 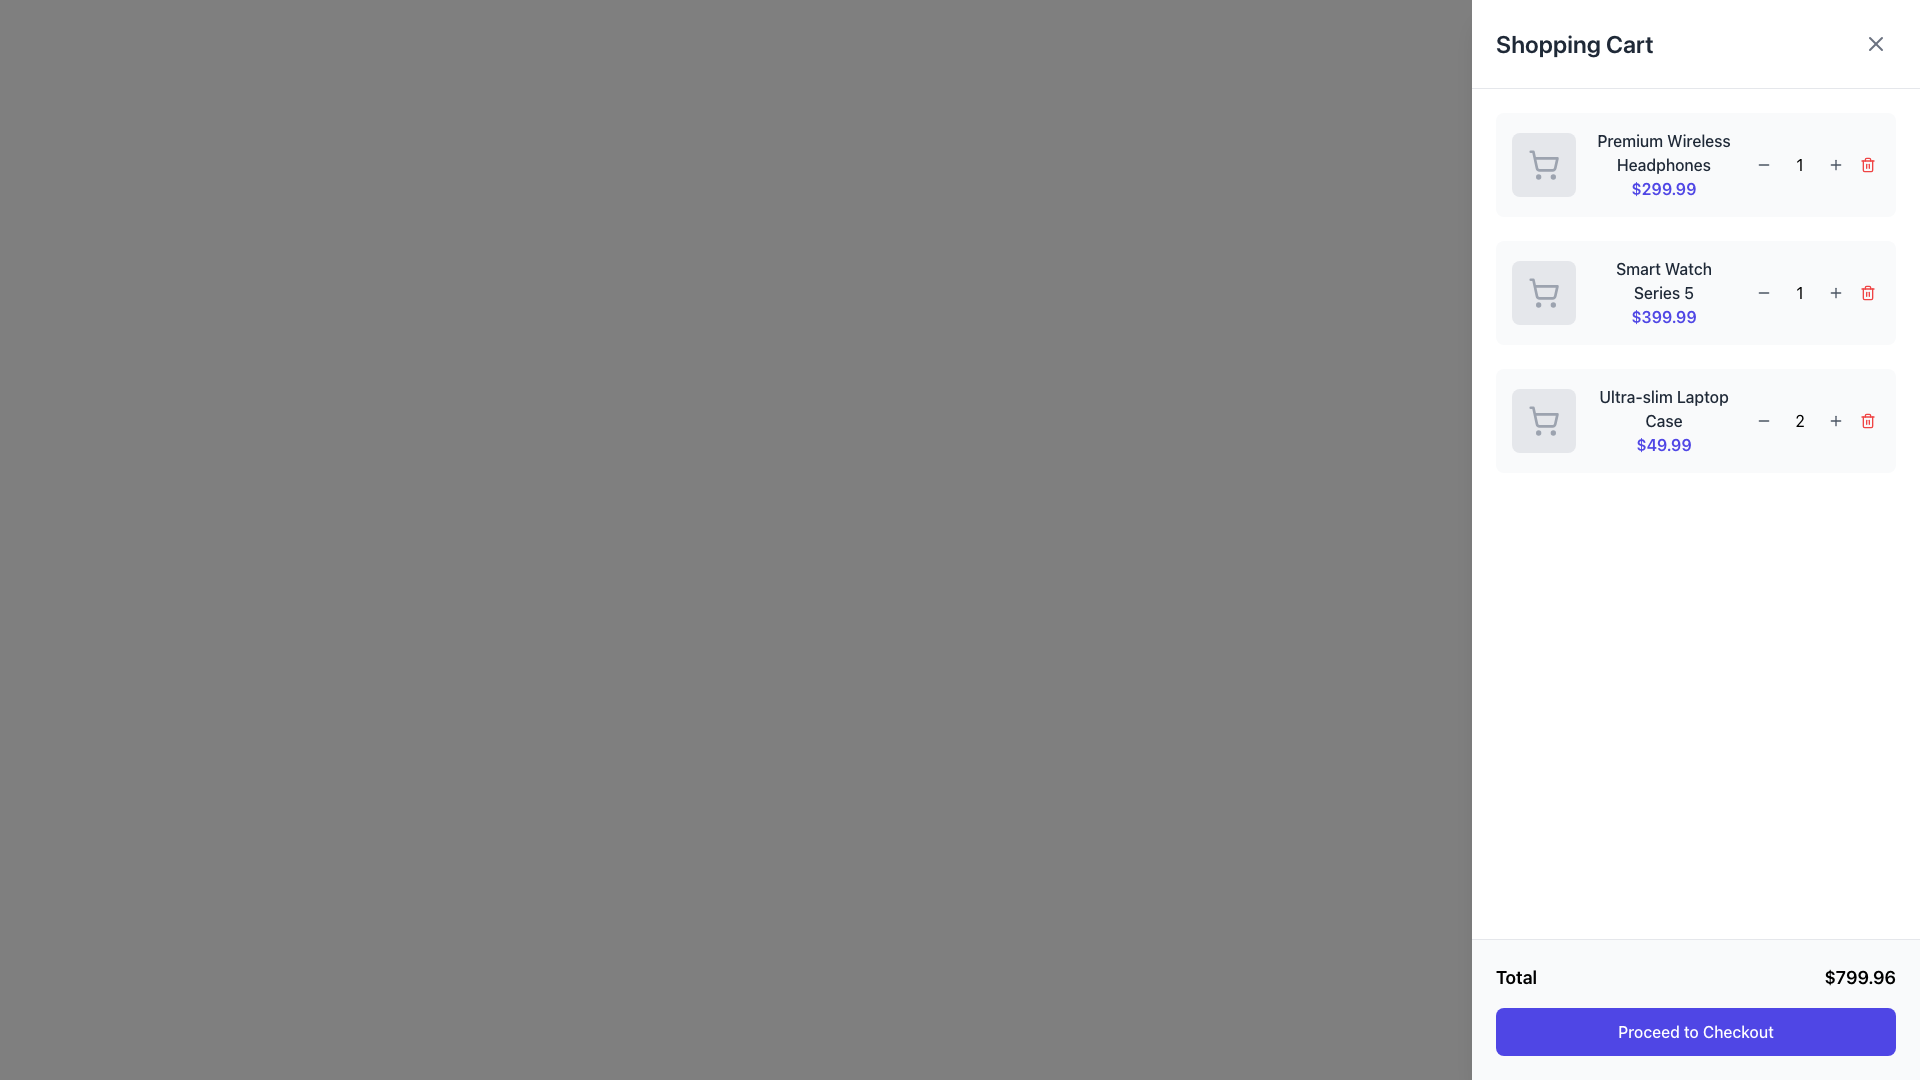 What do you see at coordinates (1800, 164) in the screenshot?
I see `displayed quantity from the text label showing the number '1', which is centered within its bounding area in the shopping cart, associated with 'Premium Wireless Headphones'` at bounding box center [1800, 164].